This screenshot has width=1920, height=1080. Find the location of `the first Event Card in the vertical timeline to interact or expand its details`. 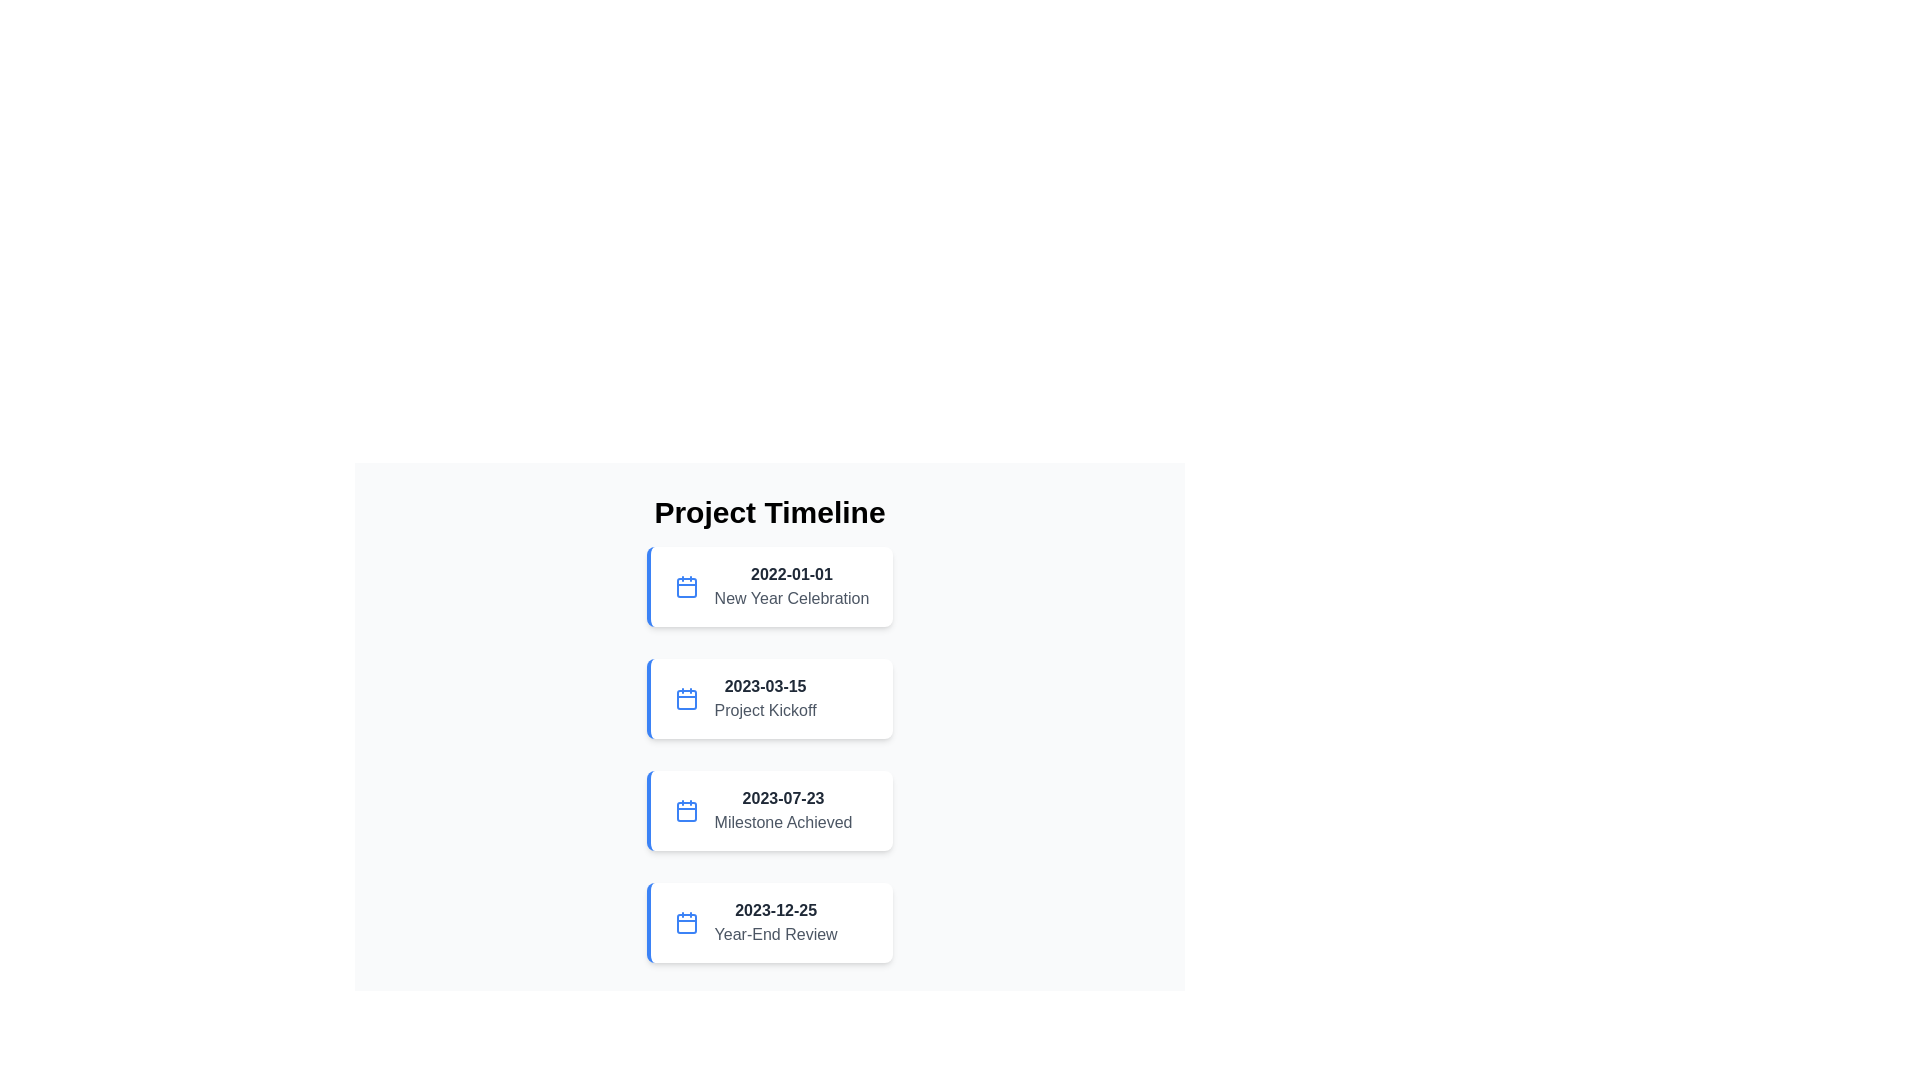

the first Event Card in the vertical timeline to interact or expand its details is located at coordinates (768, 585).